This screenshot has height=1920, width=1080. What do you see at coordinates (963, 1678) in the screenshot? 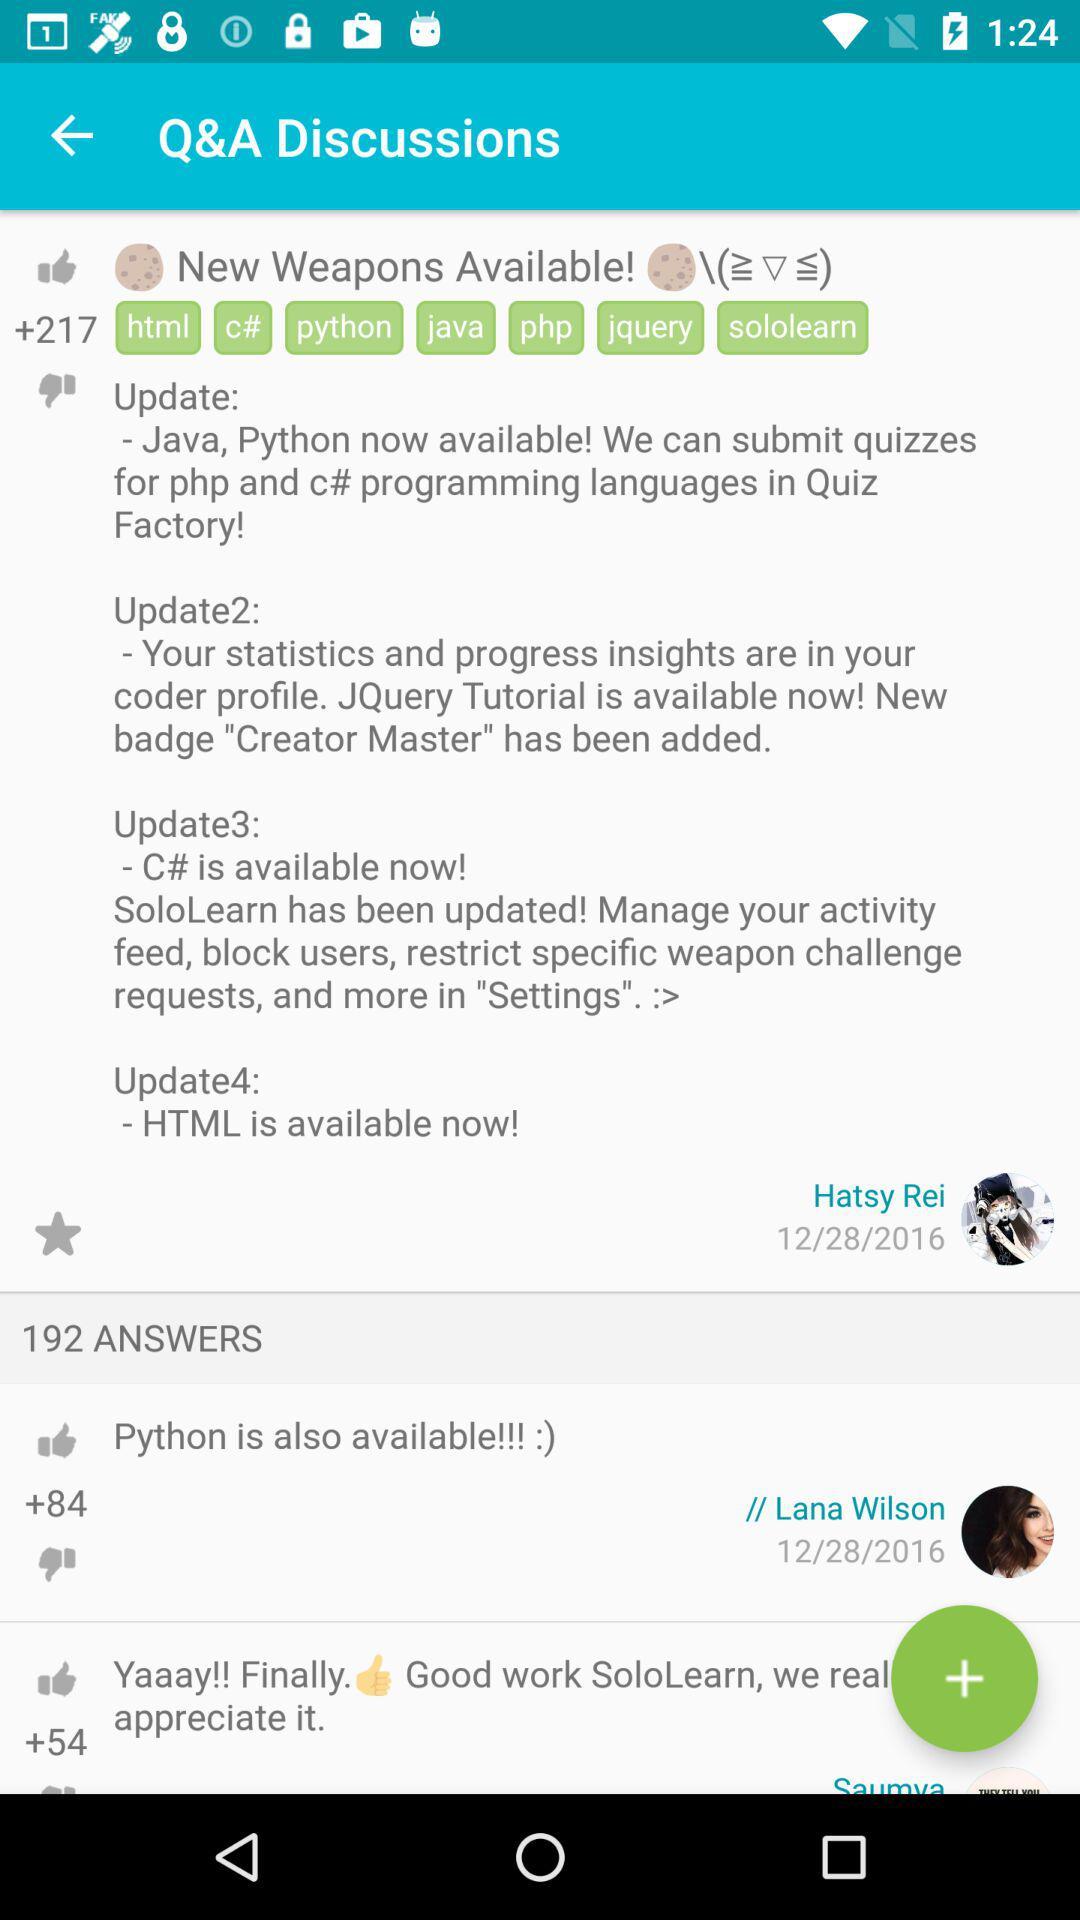
I see `item` at bounding box center [963, 1678].